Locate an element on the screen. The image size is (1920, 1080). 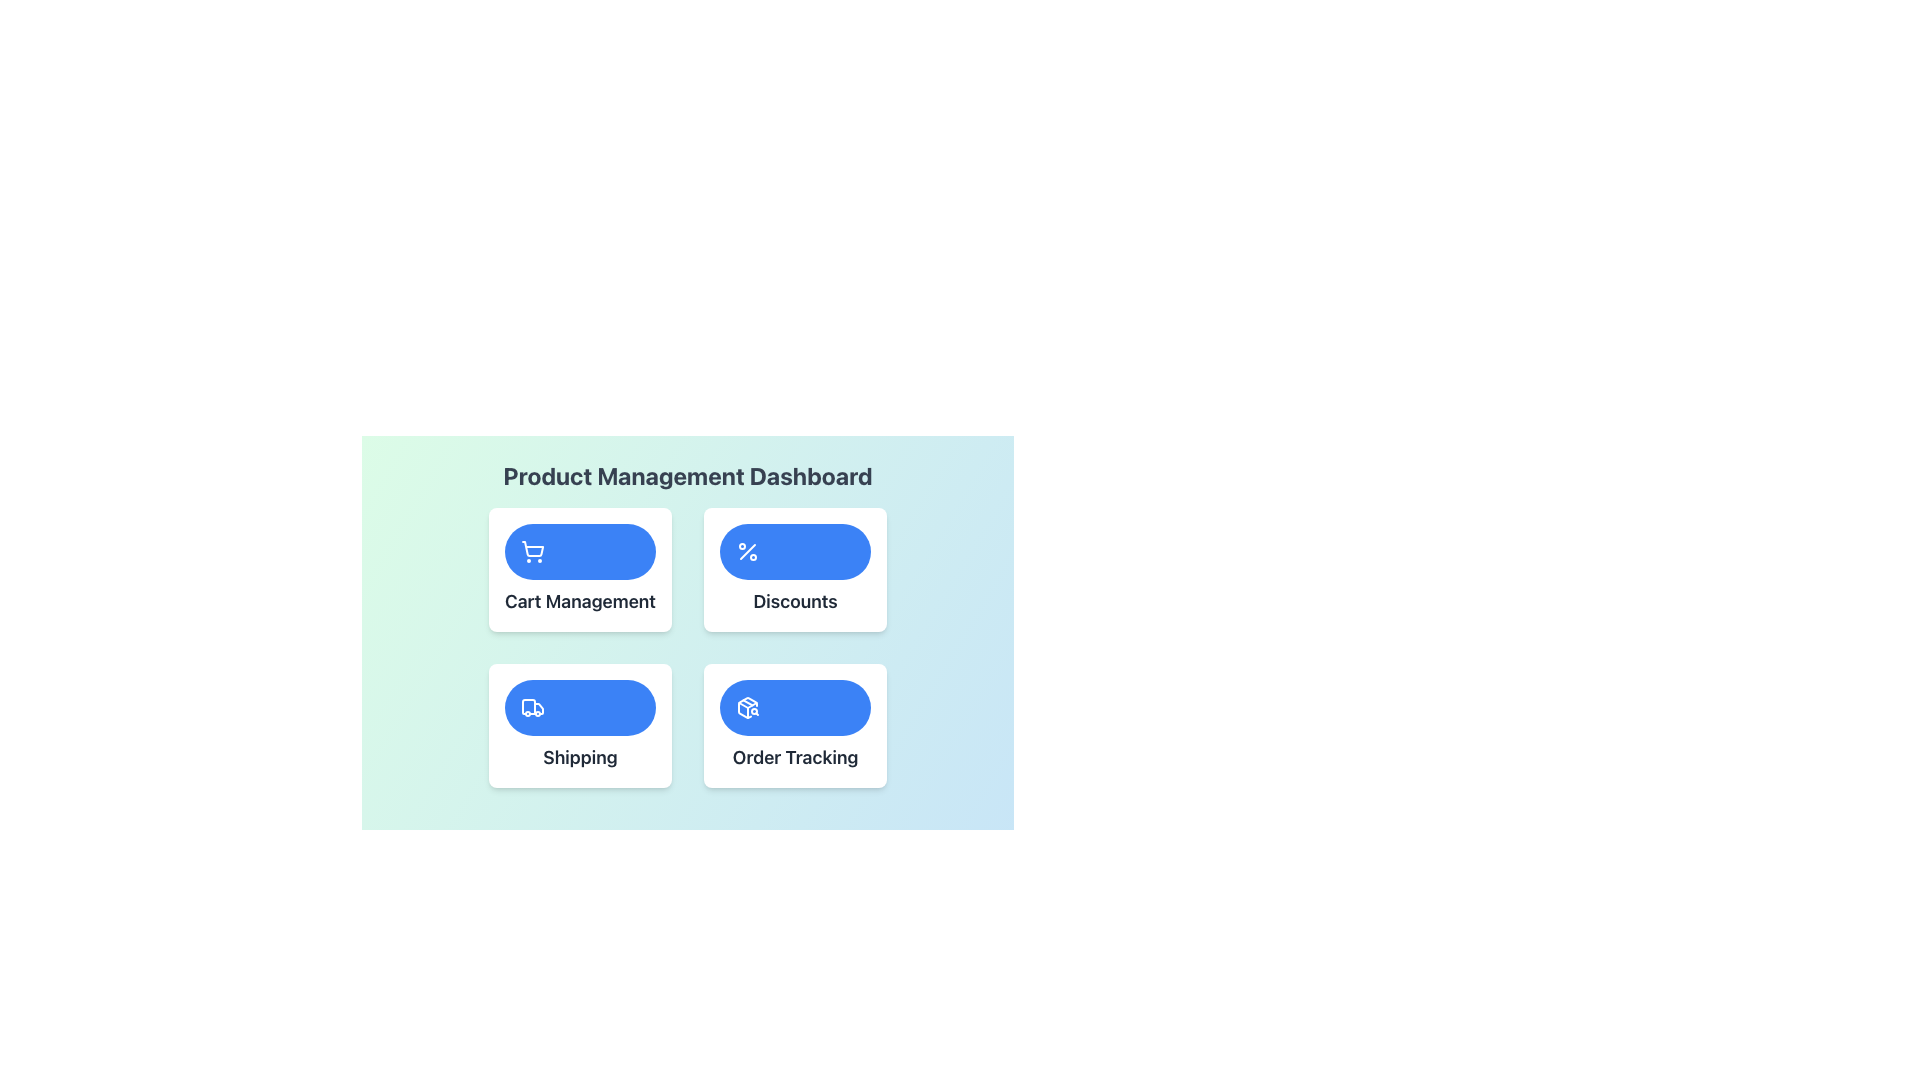
the 'Discounts' button located in the top right section of the grid layout is located at coordinates (794, 570).